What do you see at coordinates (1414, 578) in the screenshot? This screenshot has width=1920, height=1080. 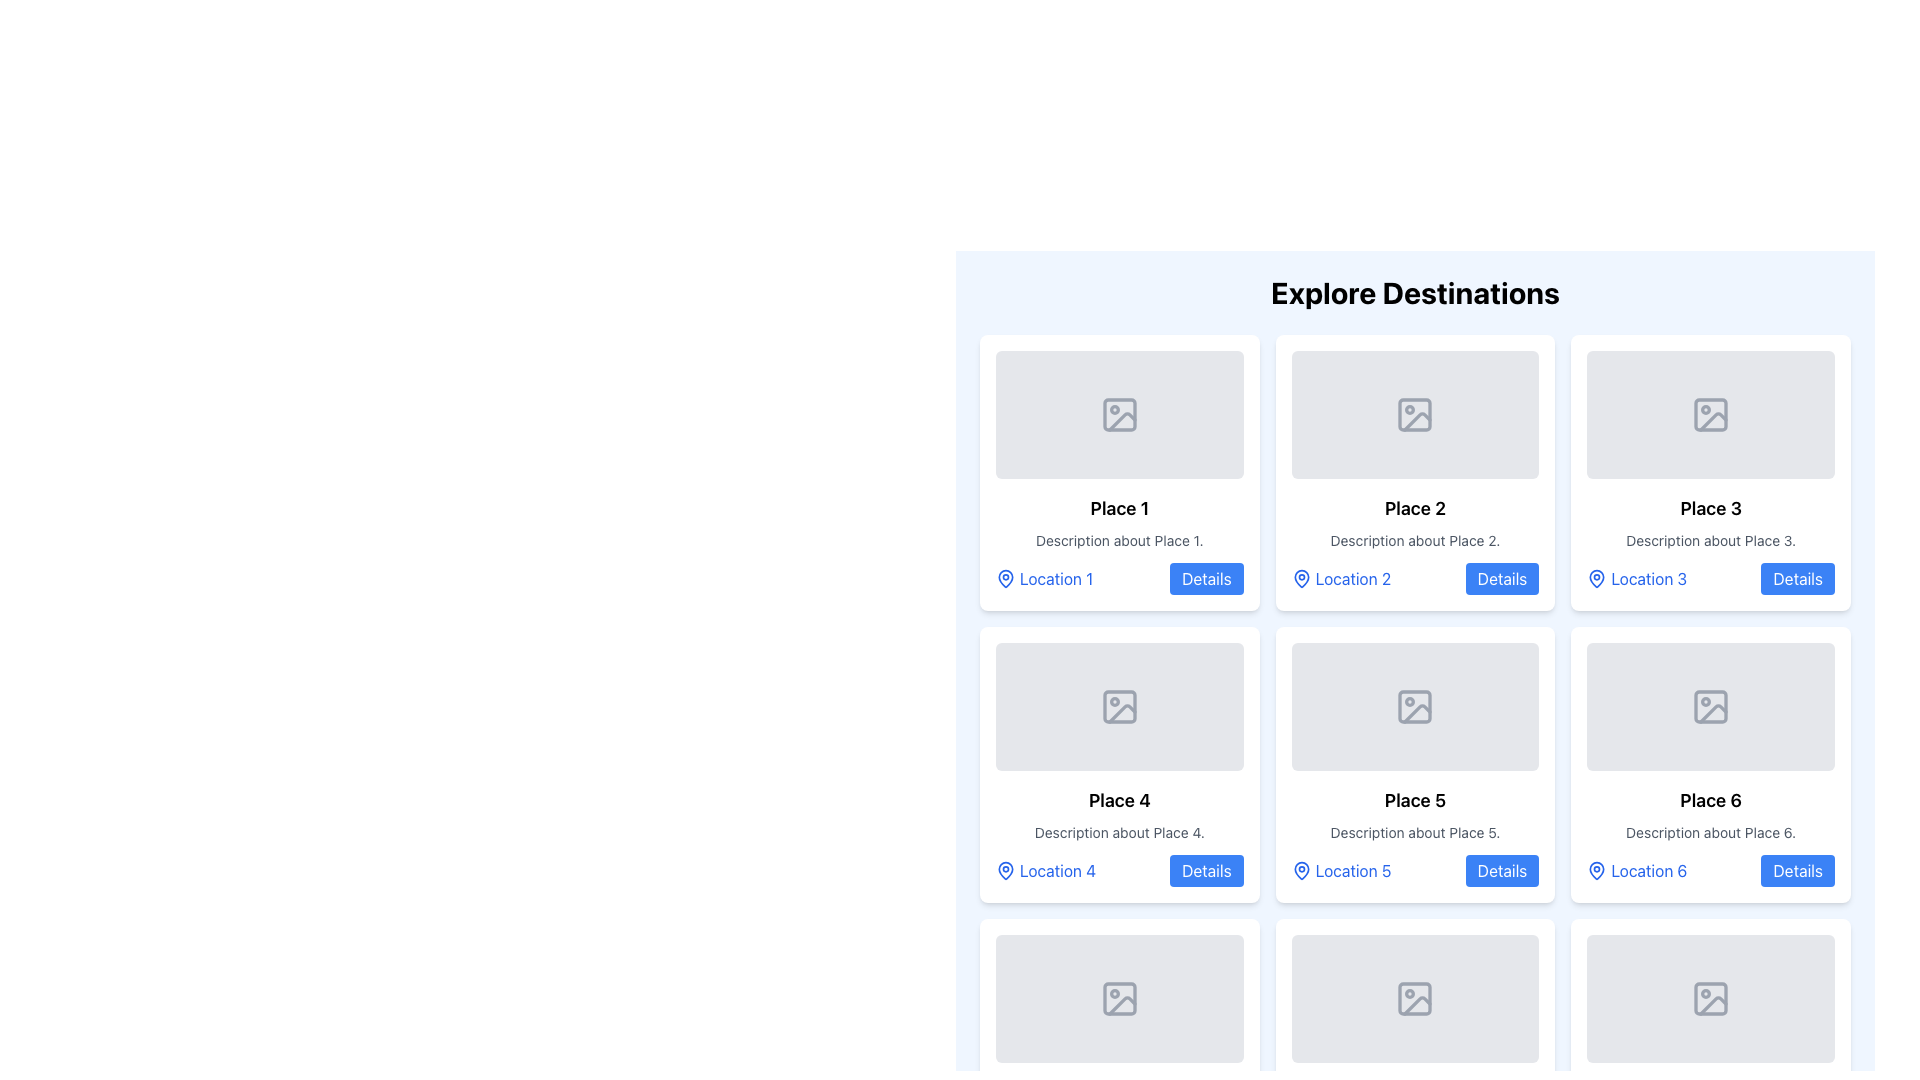 I see `the interactive button in the 'Place 2' card located in the second column of the first row under 'Explore Destinations'` at bounding box center [1414, 578].